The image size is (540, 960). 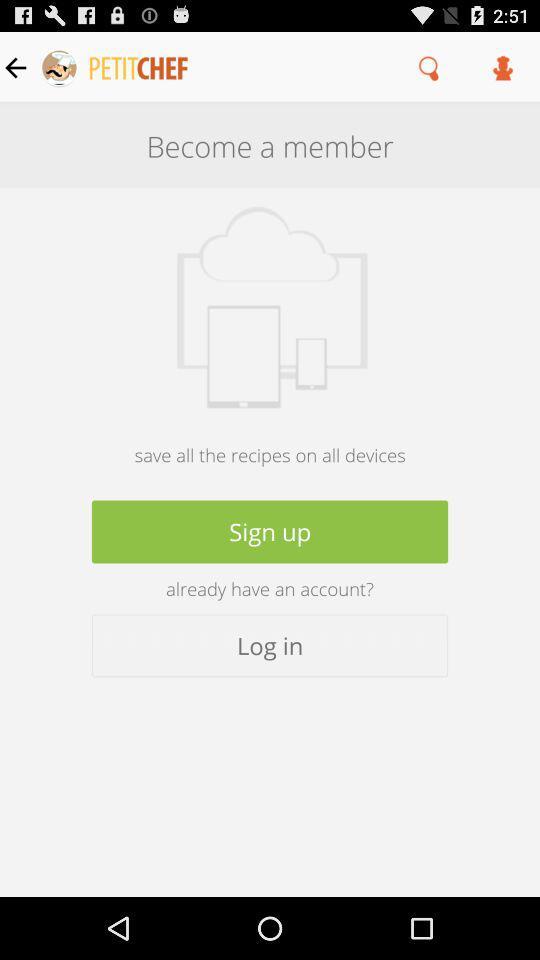 What do you see at coordinates (270, 644) in the screenshot?
I see `the button at the bottom` at bounding box center [270, 644].